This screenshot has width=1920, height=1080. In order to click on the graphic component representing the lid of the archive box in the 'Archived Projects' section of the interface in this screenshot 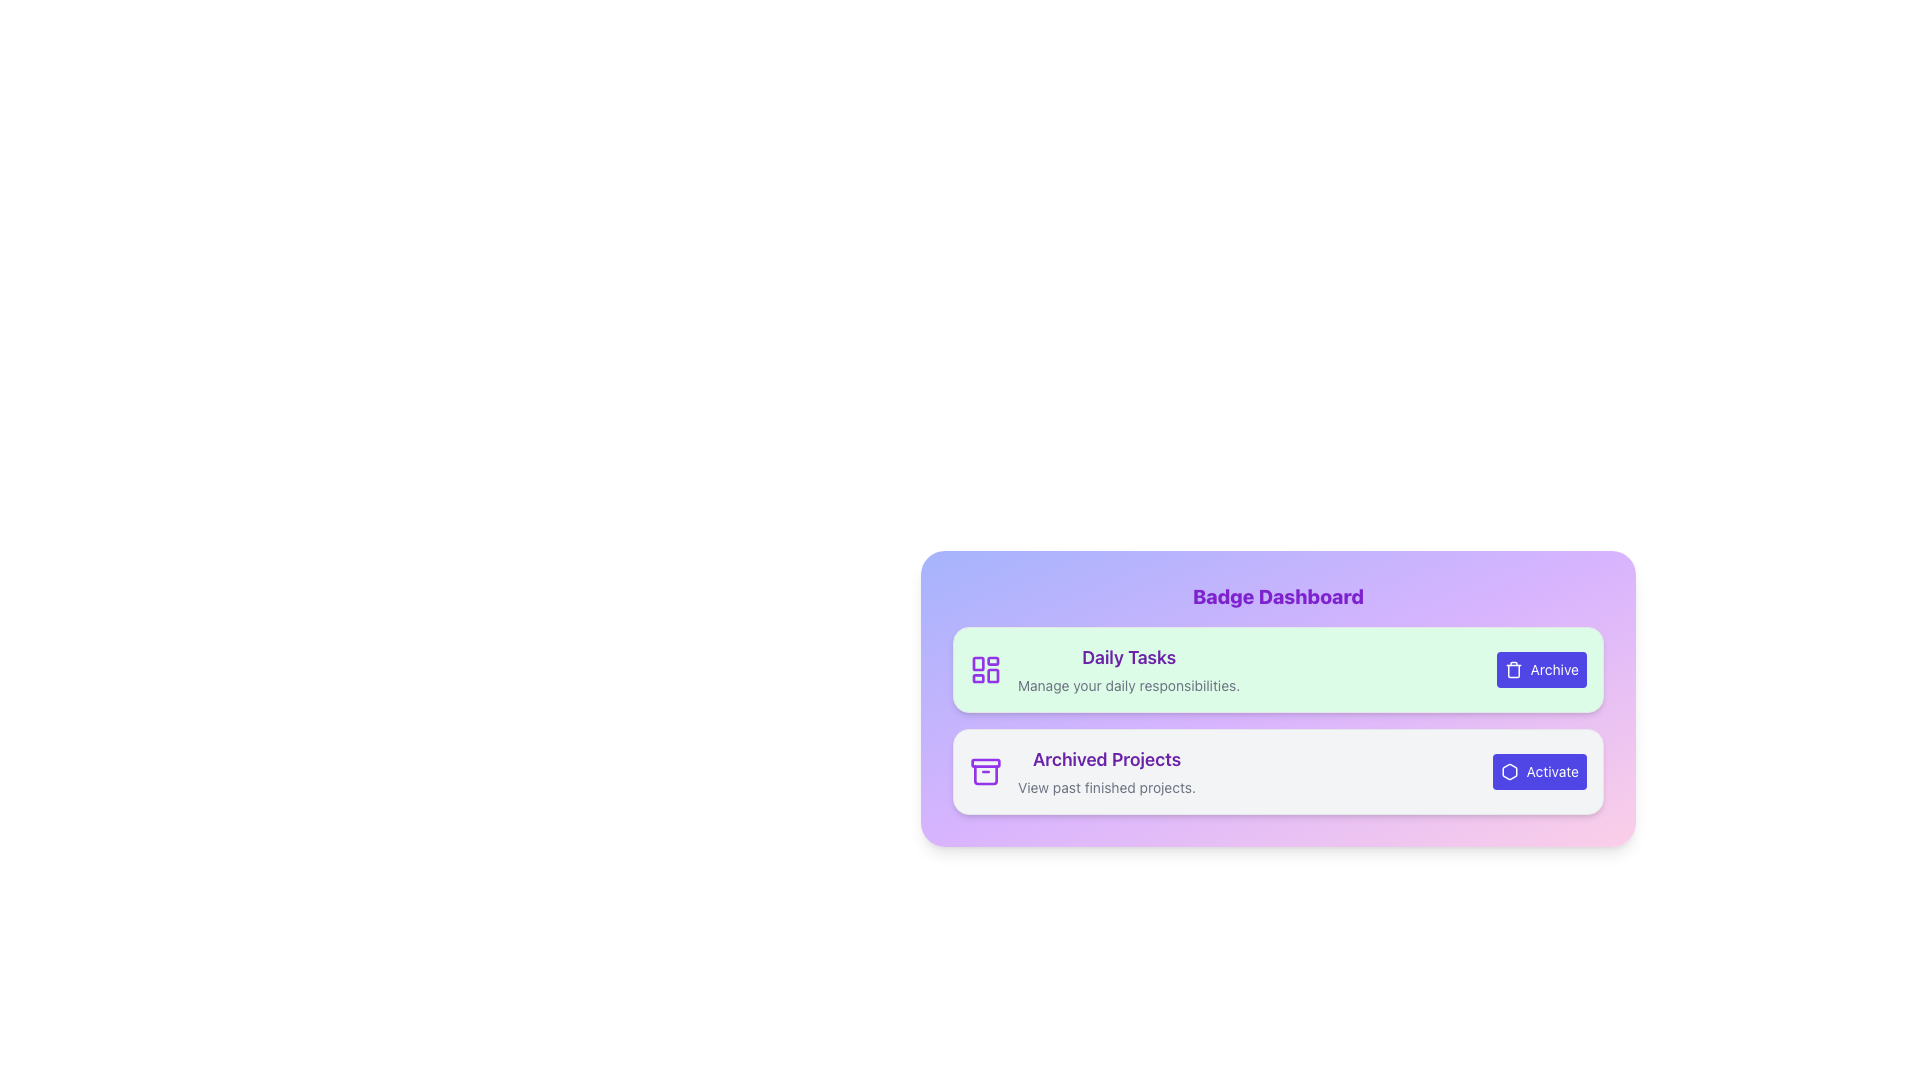, I will do `click(985, 763)`.